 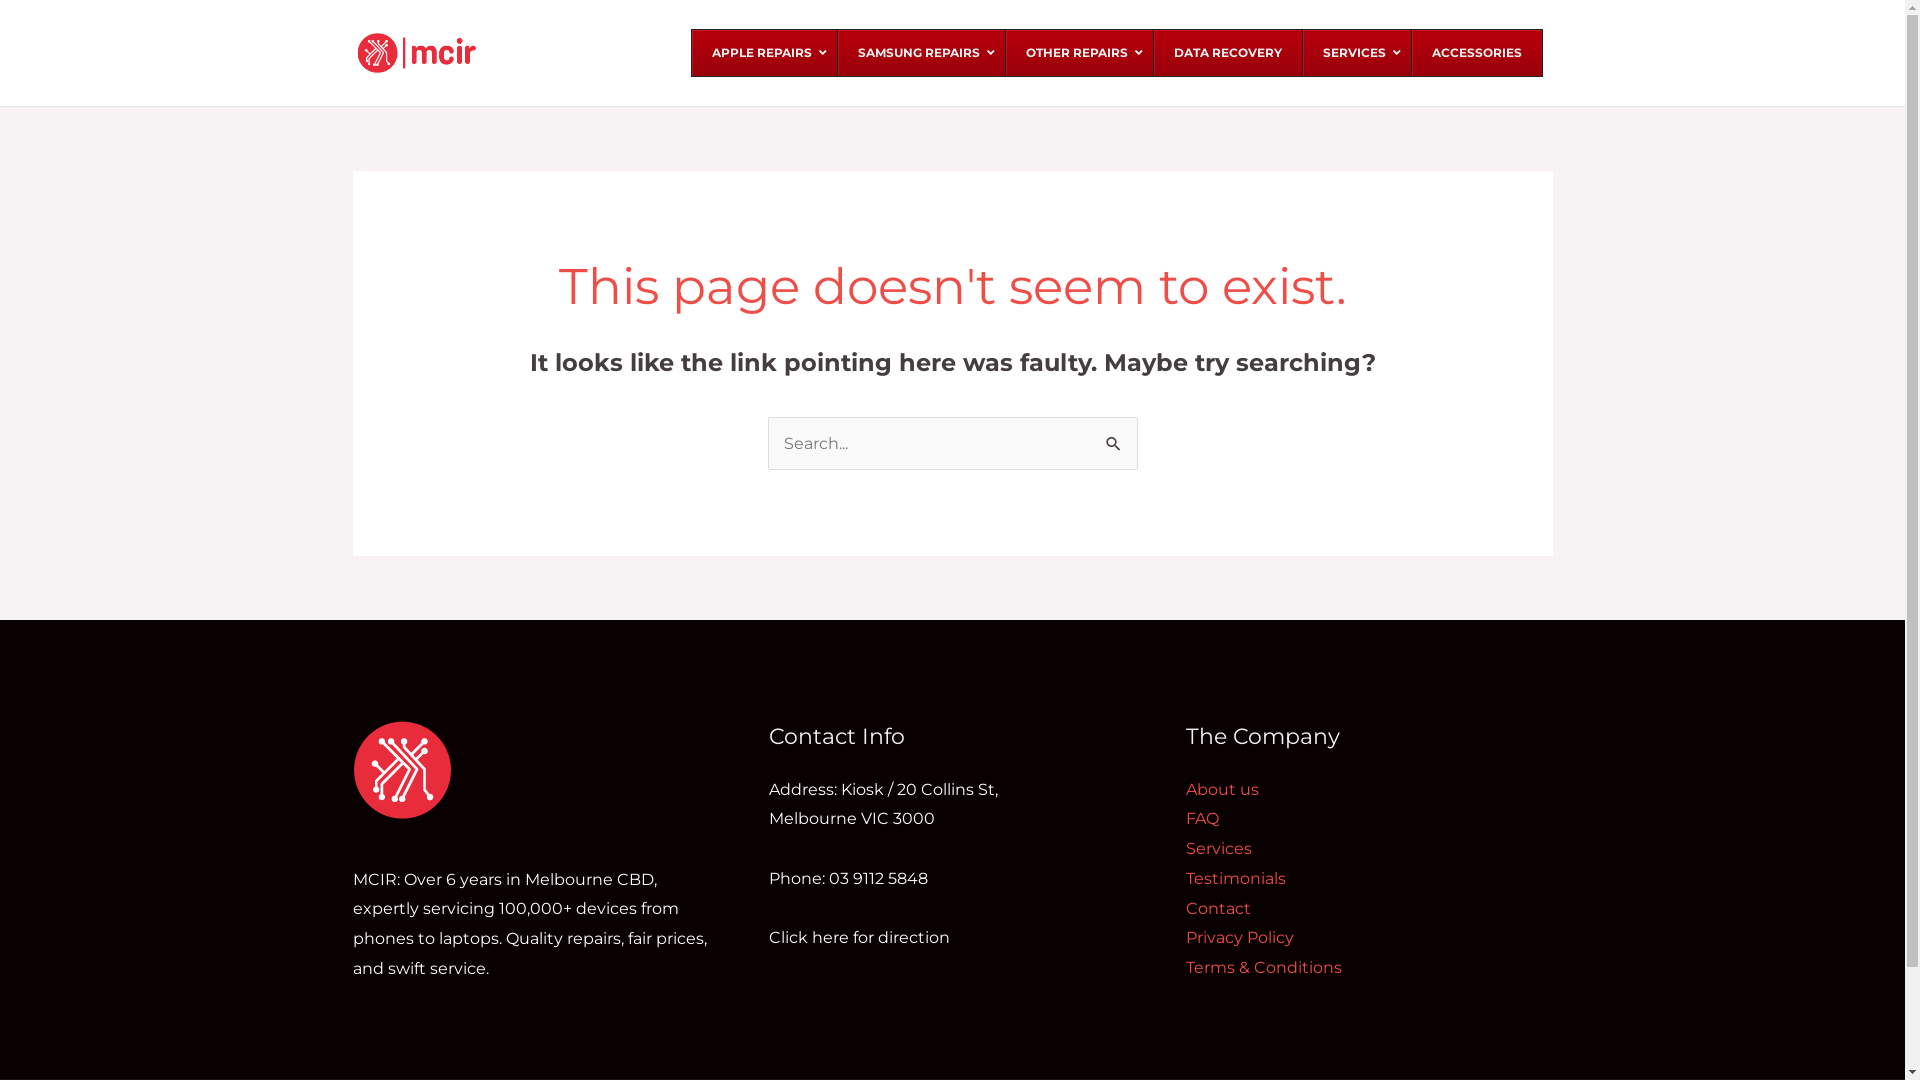 What do you see at coordinates (1113, 435) in the screenshot?
I see `'Search'` at bounding box center [1113, 435].